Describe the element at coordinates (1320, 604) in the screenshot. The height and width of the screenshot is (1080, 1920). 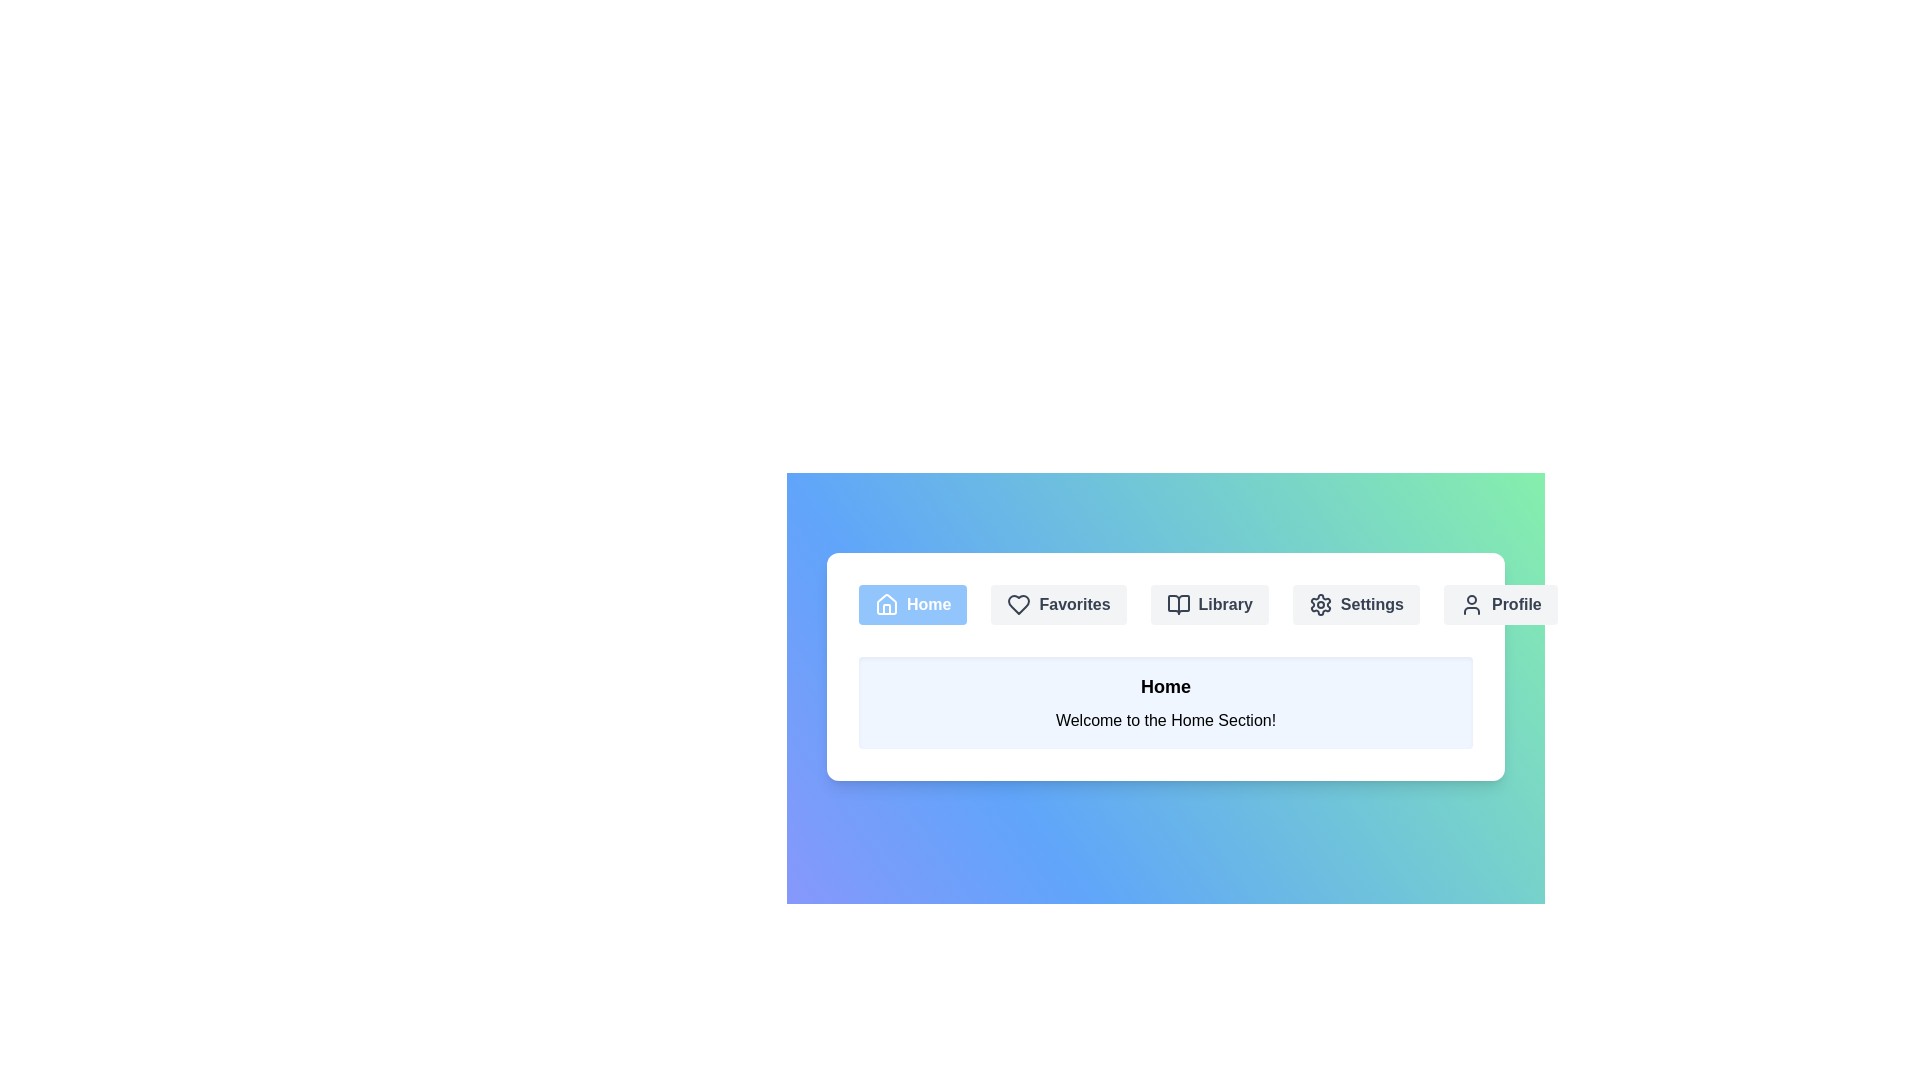
I see `the cogwheel-shaped icon located to the left of the 'Settings' text in the navigation bar` at that location.